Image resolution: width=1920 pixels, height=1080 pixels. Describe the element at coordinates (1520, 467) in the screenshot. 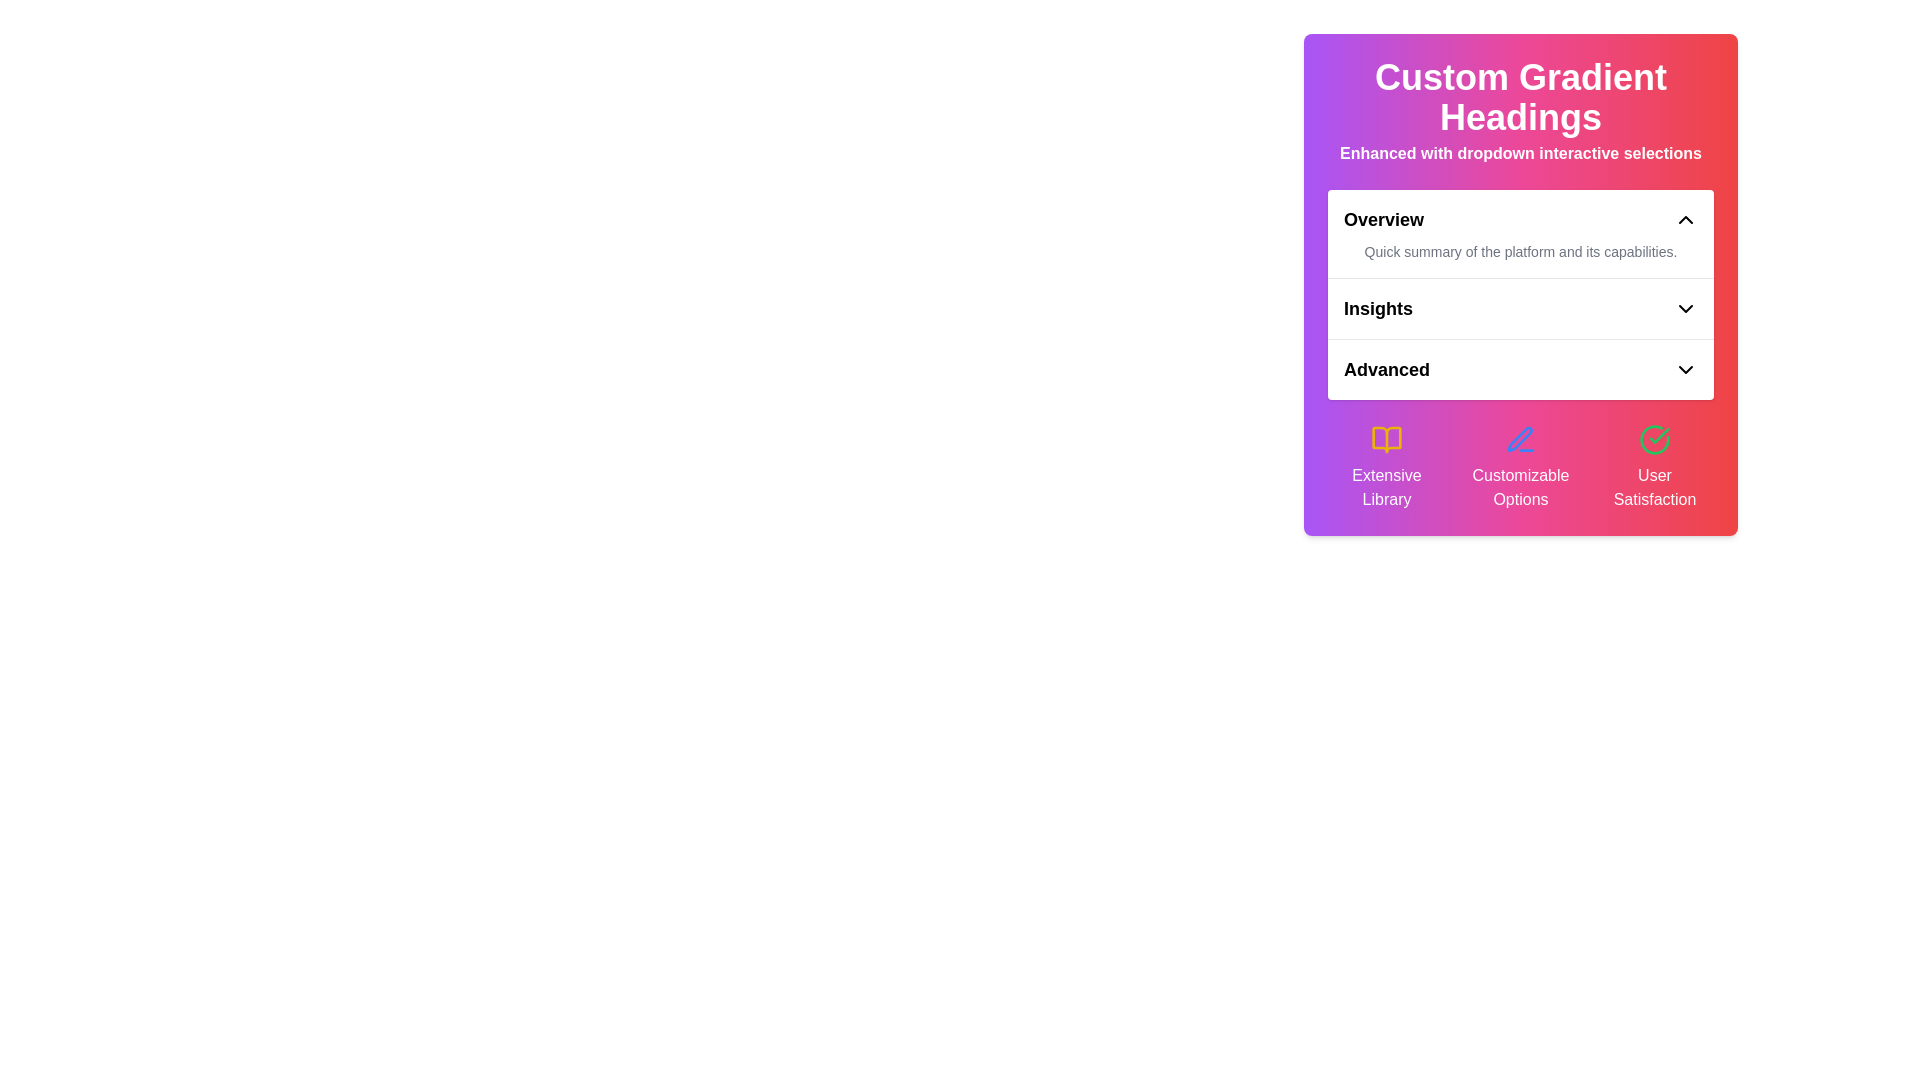

I see `the Informational button located in the middle column of the three-column layout at the bottom of the interface` at that location.